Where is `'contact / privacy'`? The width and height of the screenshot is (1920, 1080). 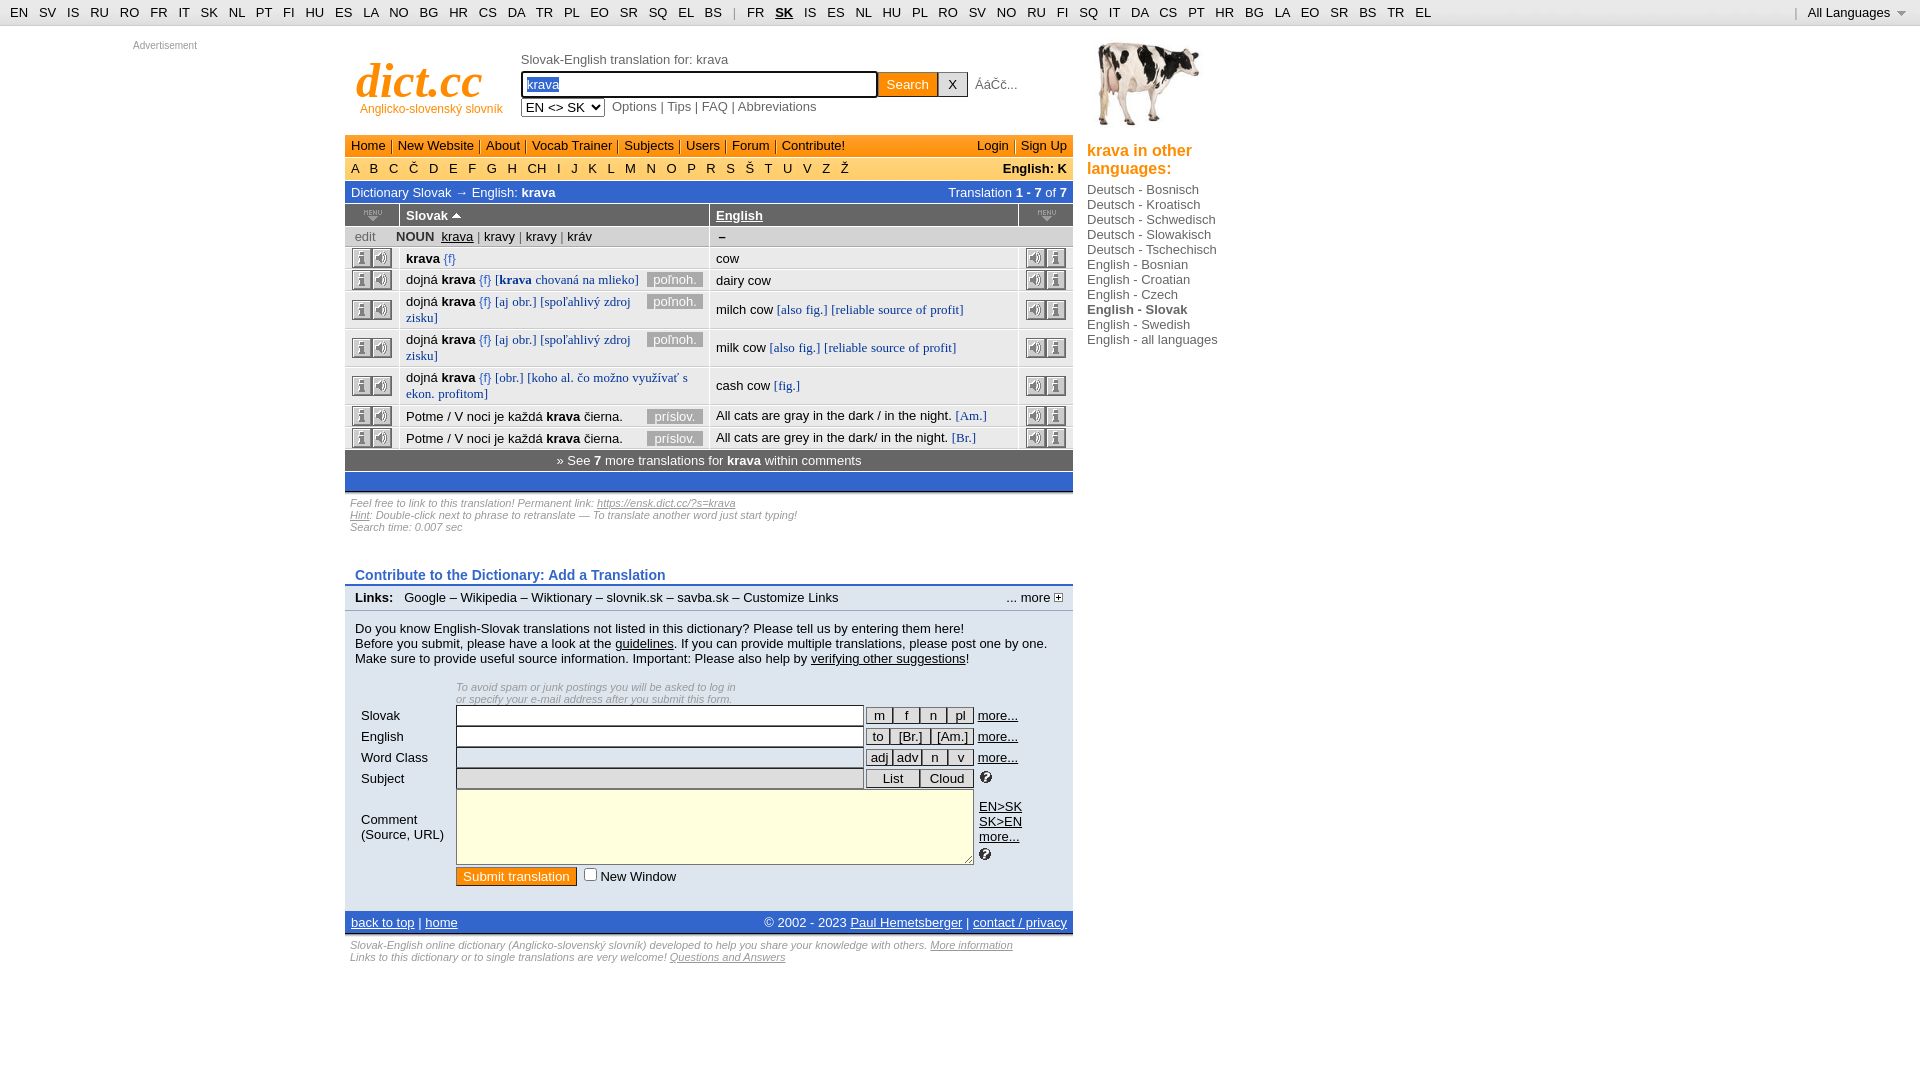 'contact / privacy' is located at coordinates (1019, 922).